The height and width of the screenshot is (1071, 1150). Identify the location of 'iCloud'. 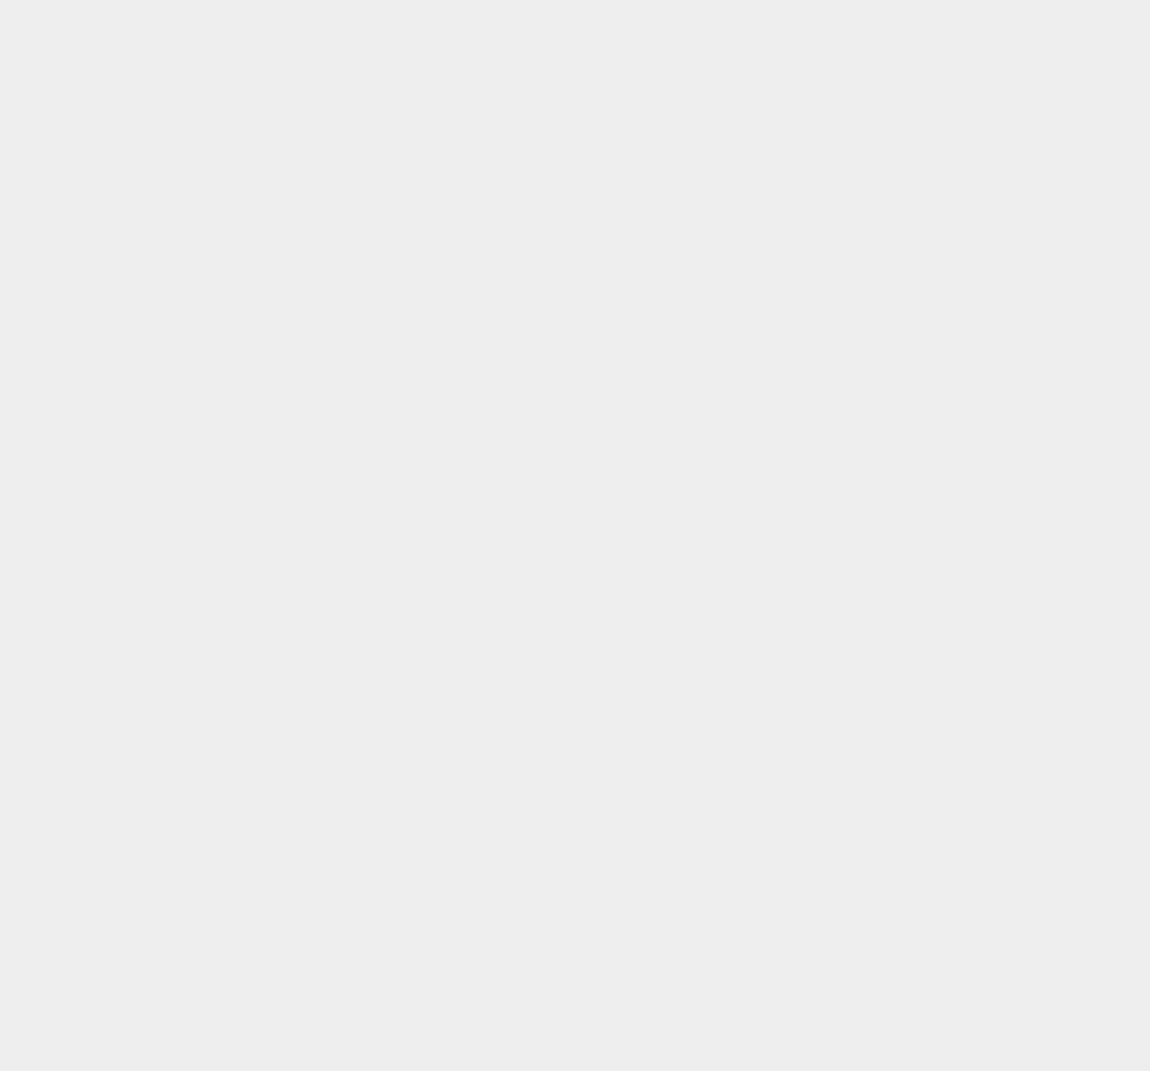
(831, 313).